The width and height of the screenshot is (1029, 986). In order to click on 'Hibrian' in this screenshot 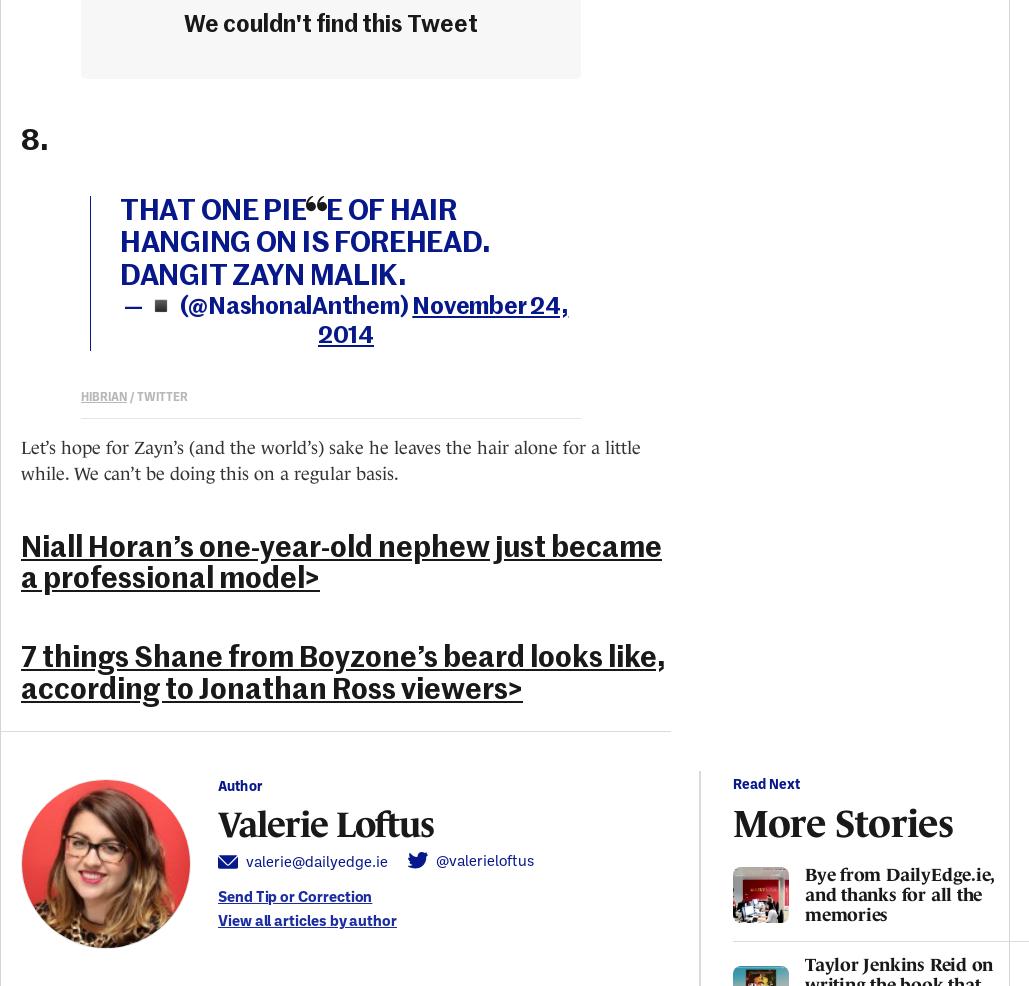, I will do `click(103, 394)`.